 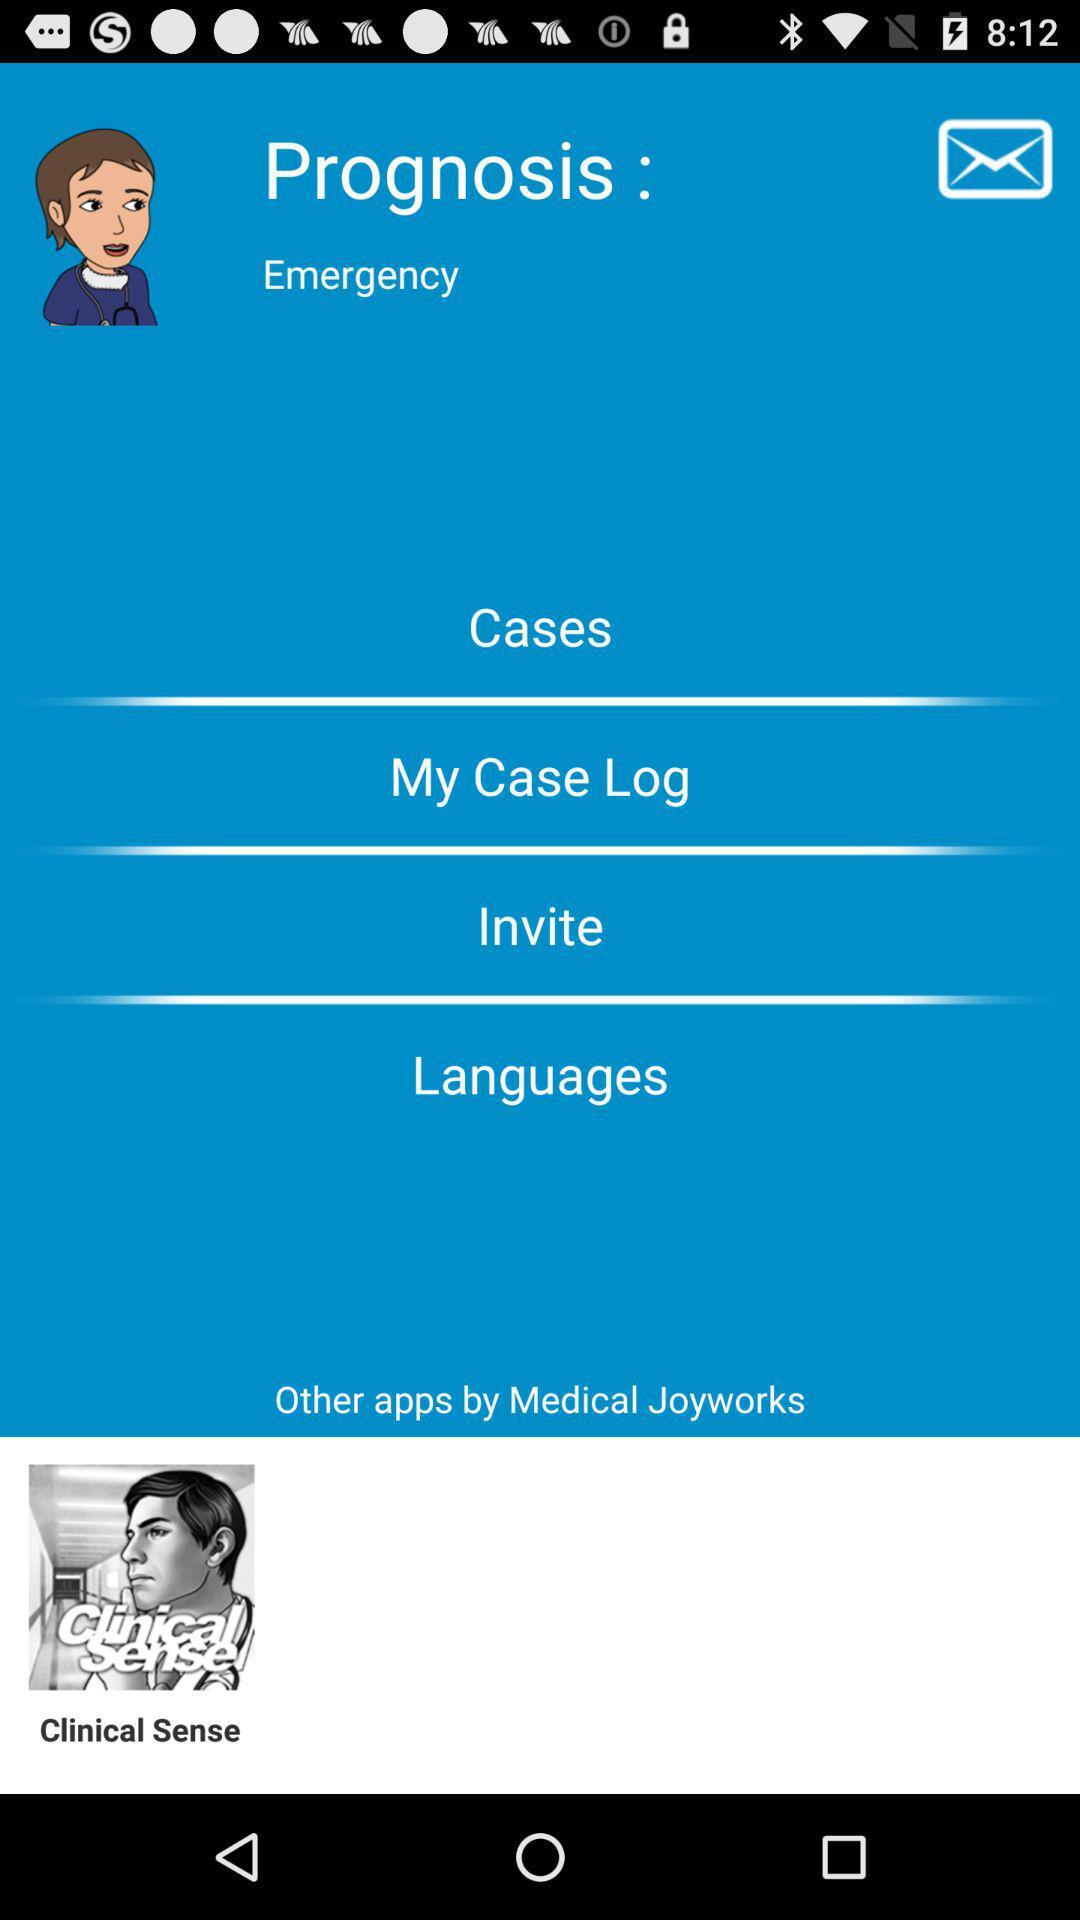 I want to click on the invite item, so click(x=540, y=923).